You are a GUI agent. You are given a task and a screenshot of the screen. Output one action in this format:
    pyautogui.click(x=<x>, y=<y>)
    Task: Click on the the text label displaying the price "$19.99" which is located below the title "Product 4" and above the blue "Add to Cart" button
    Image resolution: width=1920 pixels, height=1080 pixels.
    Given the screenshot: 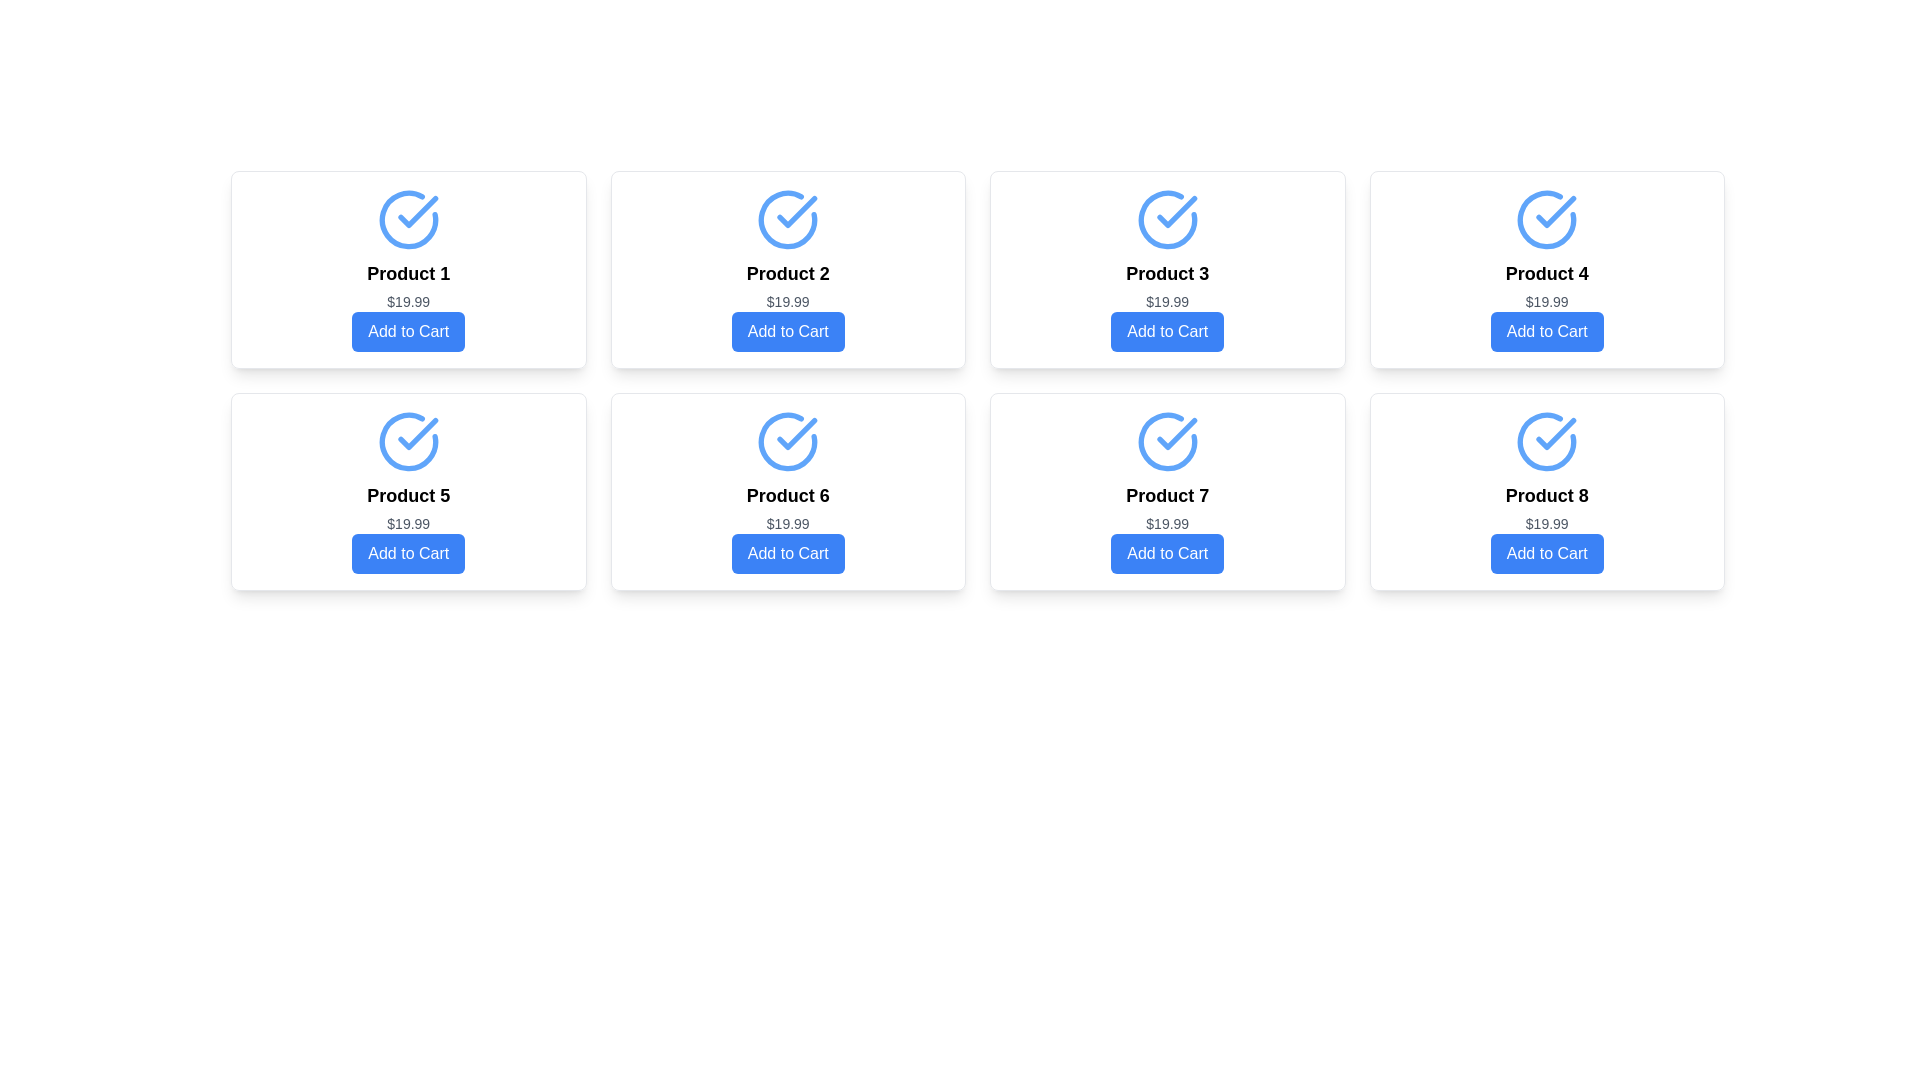 What is the action you would take?
    pyautogui.click(x=1546, y=301)
    